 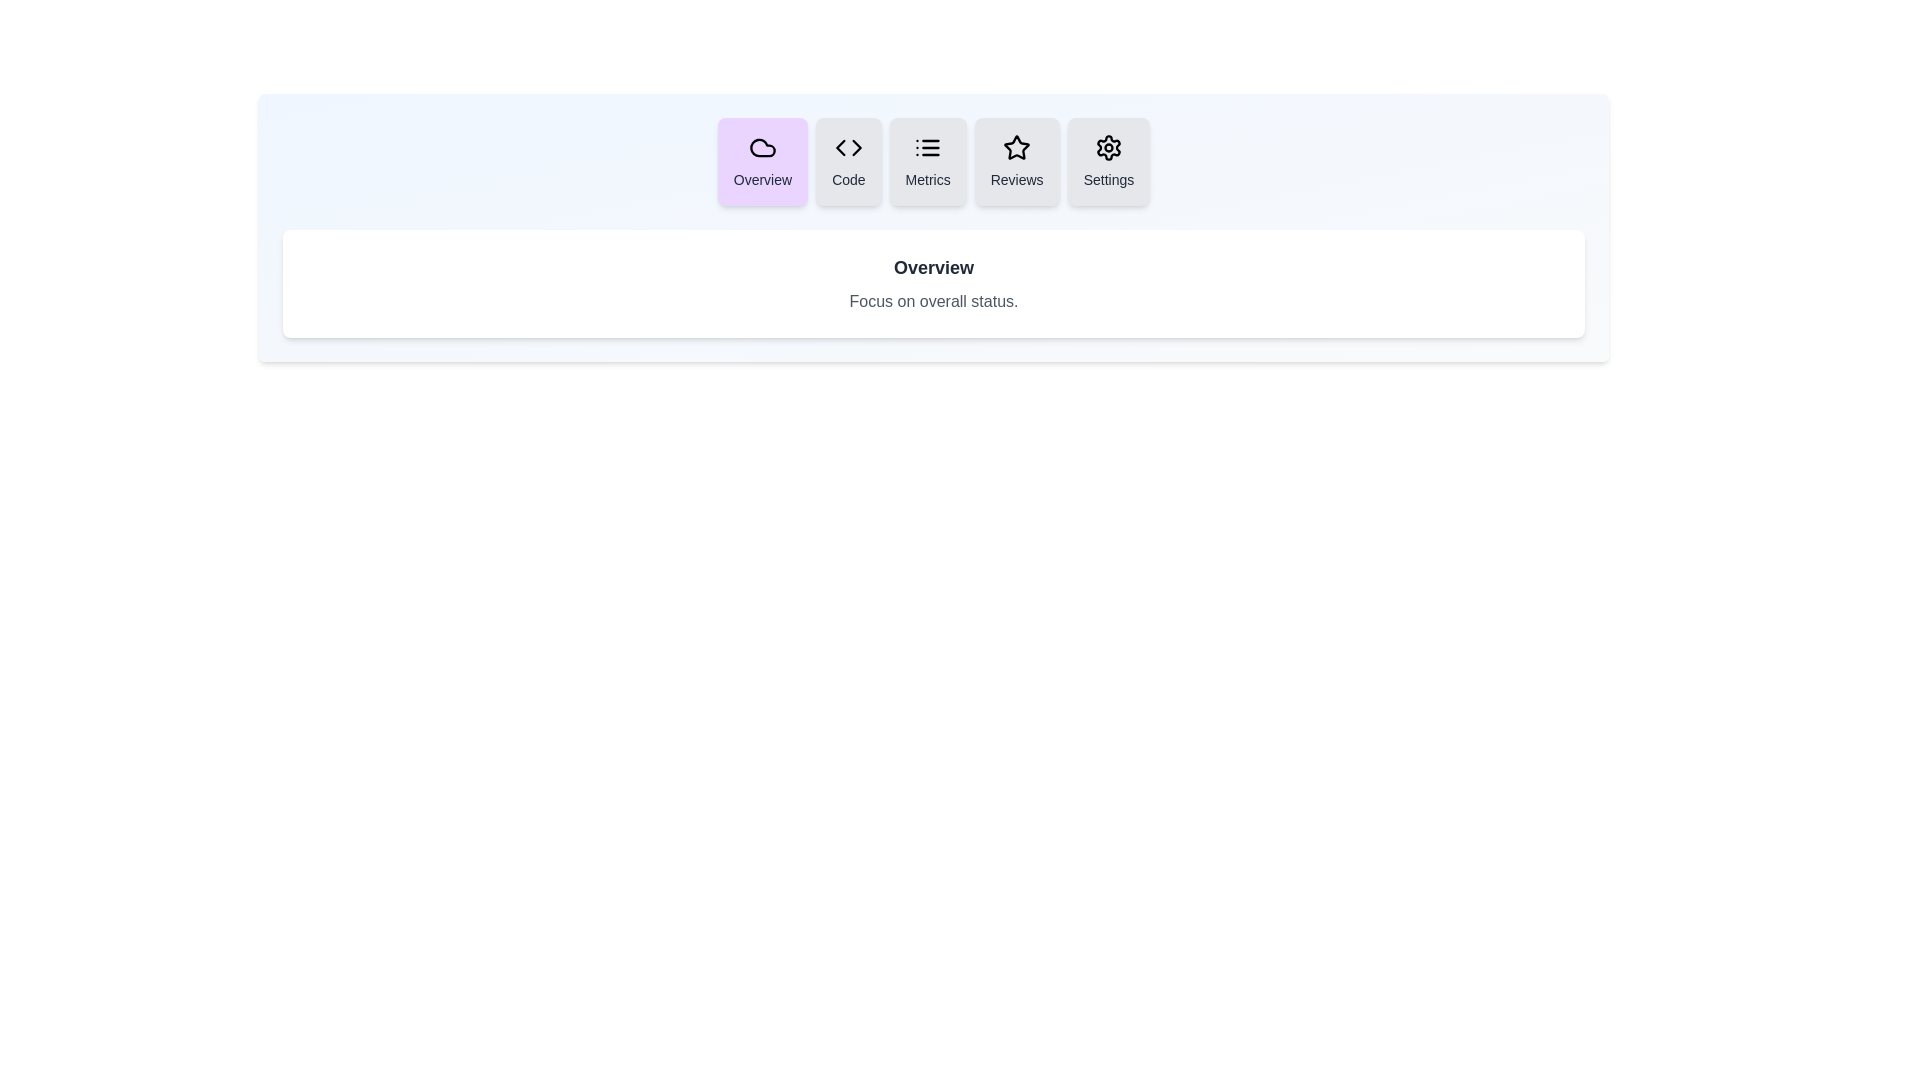 What do you see at coordinates (848, 161) in the screenshot?
I see `the tab button labeled Code to see the hover effect` at bounding box center [848, 161].